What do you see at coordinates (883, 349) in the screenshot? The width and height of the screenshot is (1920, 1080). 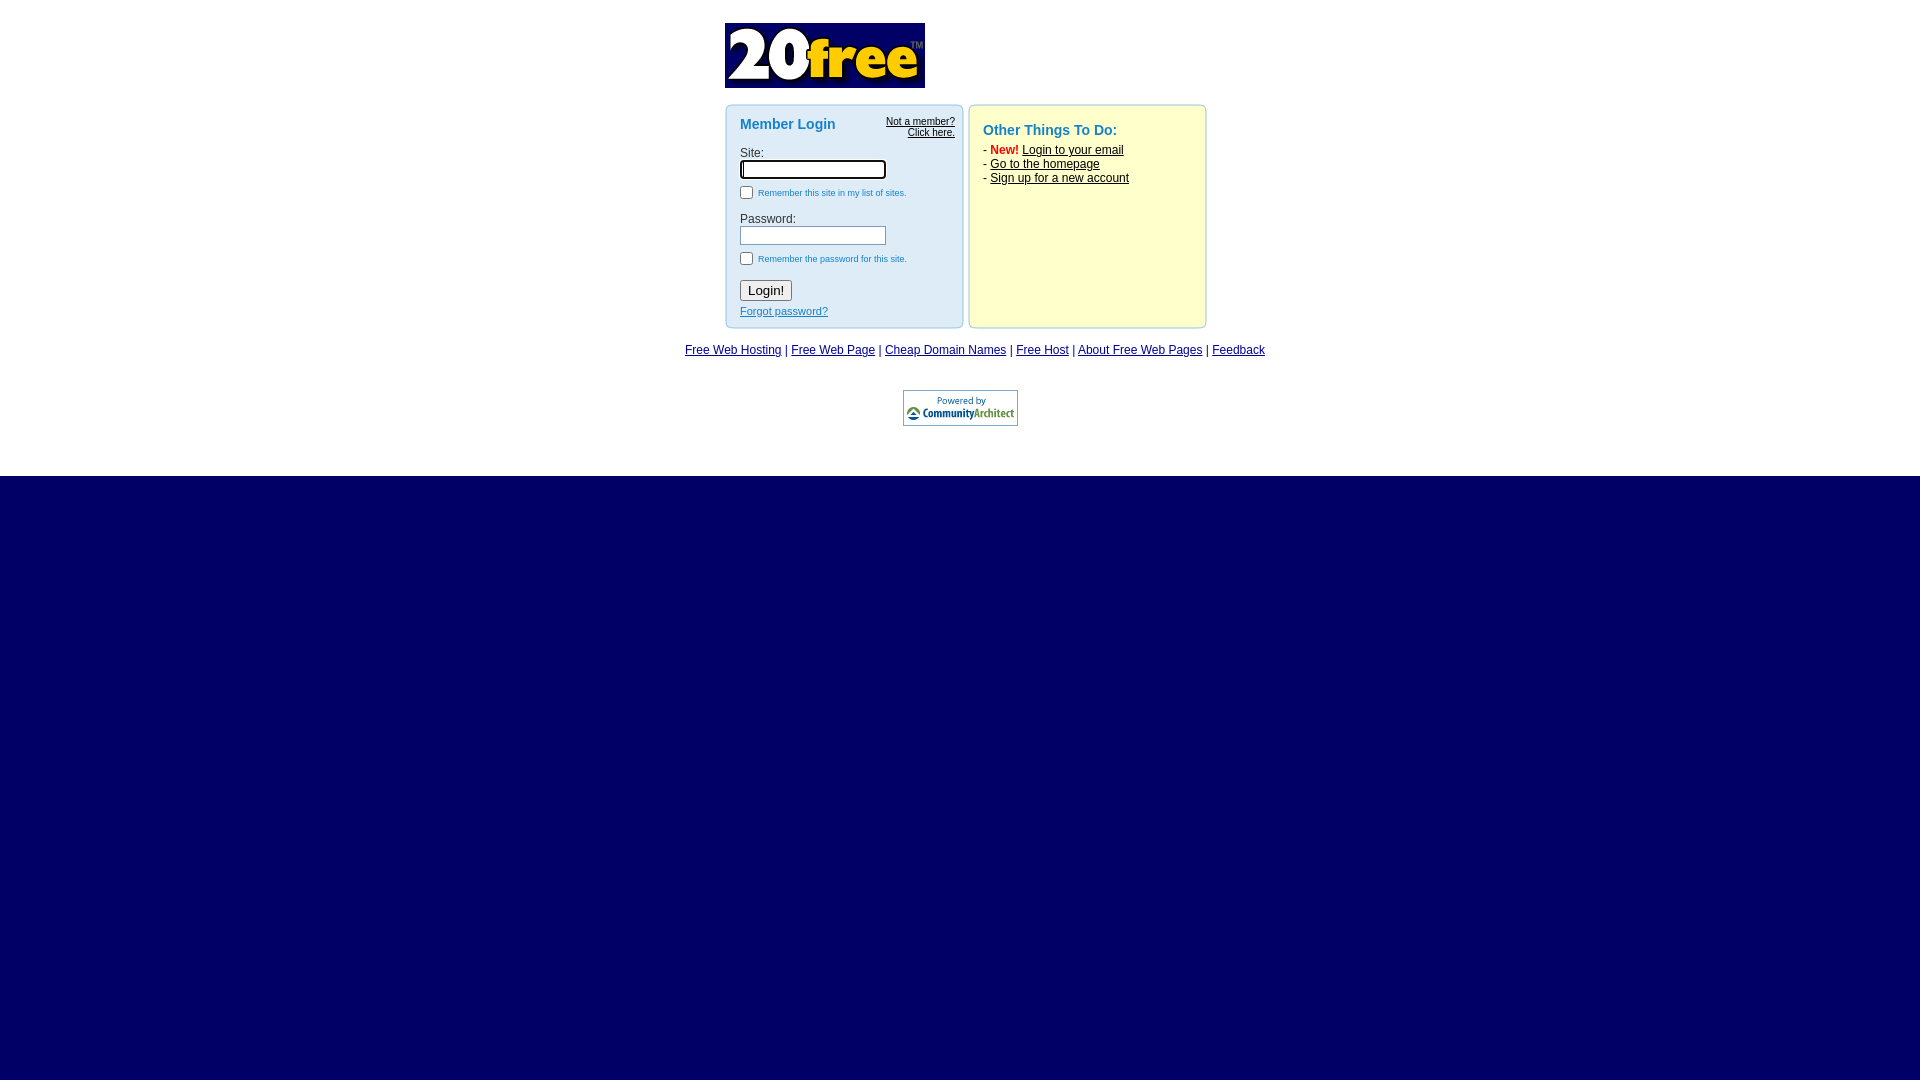 I see `'Cheap Domain Names'` at bounding box center [883, 349].